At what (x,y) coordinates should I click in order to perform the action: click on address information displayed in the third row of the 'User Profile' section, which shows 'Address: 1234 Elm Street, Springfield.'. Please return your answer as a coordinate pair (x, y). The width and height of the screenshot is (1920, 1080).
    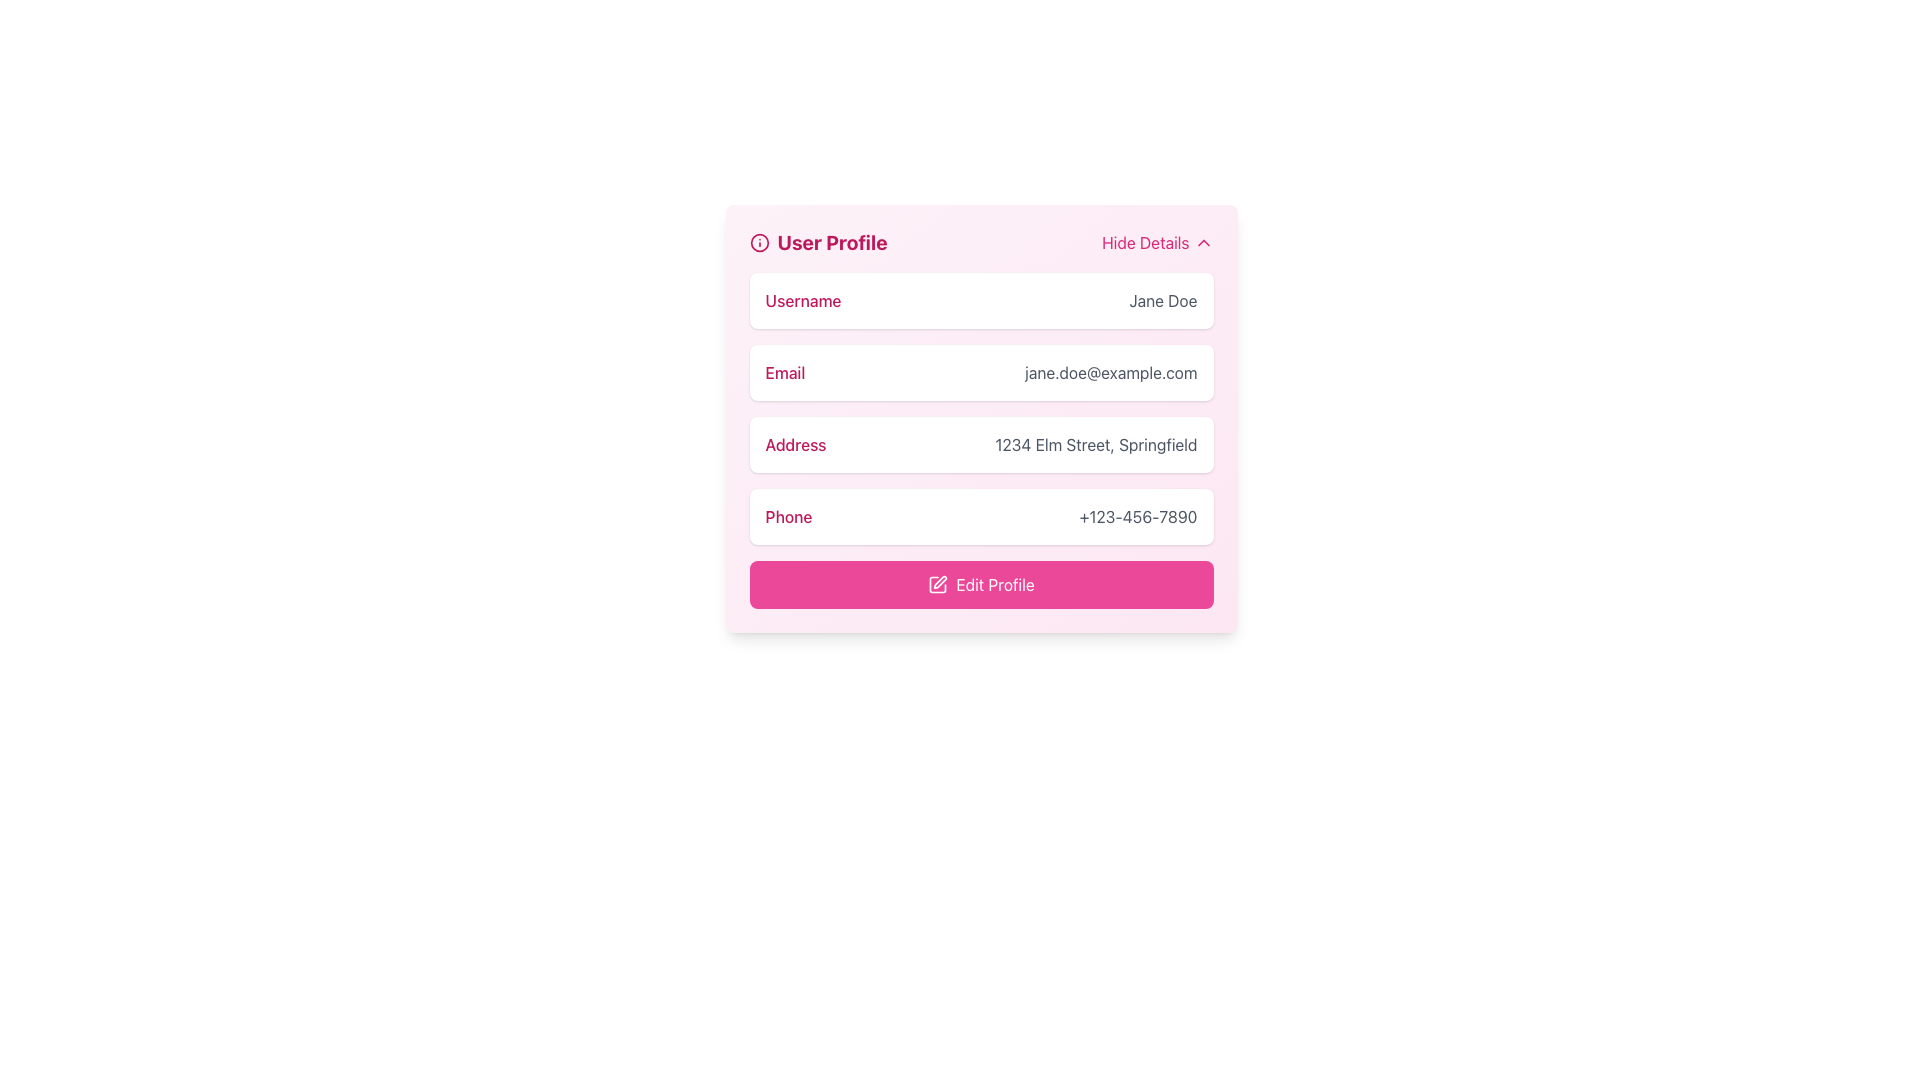
    Looking at the image, I should click on (981, 439).